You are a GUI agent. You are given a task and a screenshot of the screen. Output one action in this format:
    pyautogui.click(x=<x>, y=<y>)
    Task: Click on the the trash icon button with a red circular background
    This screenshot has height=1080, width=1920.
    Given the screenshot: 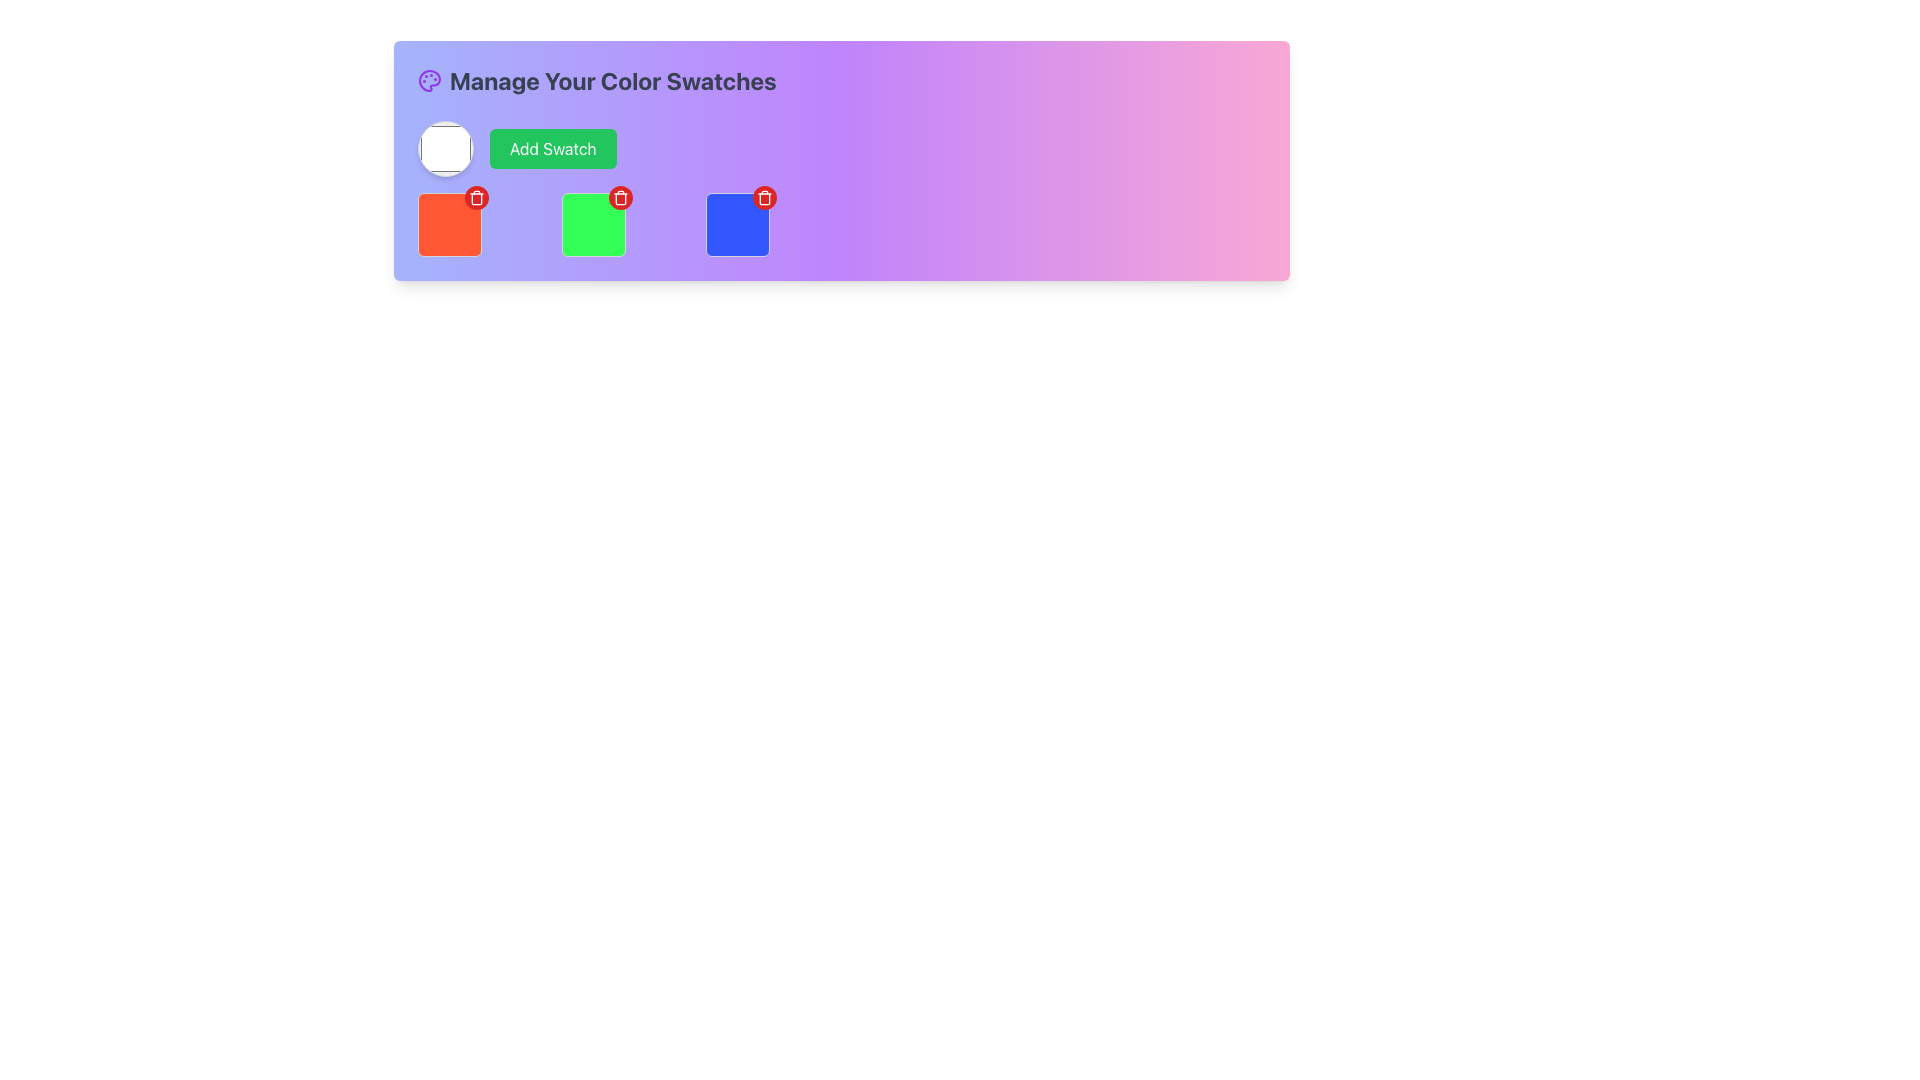 What is the action you would take?
    pyautogui.click(x=619, y=197)
    